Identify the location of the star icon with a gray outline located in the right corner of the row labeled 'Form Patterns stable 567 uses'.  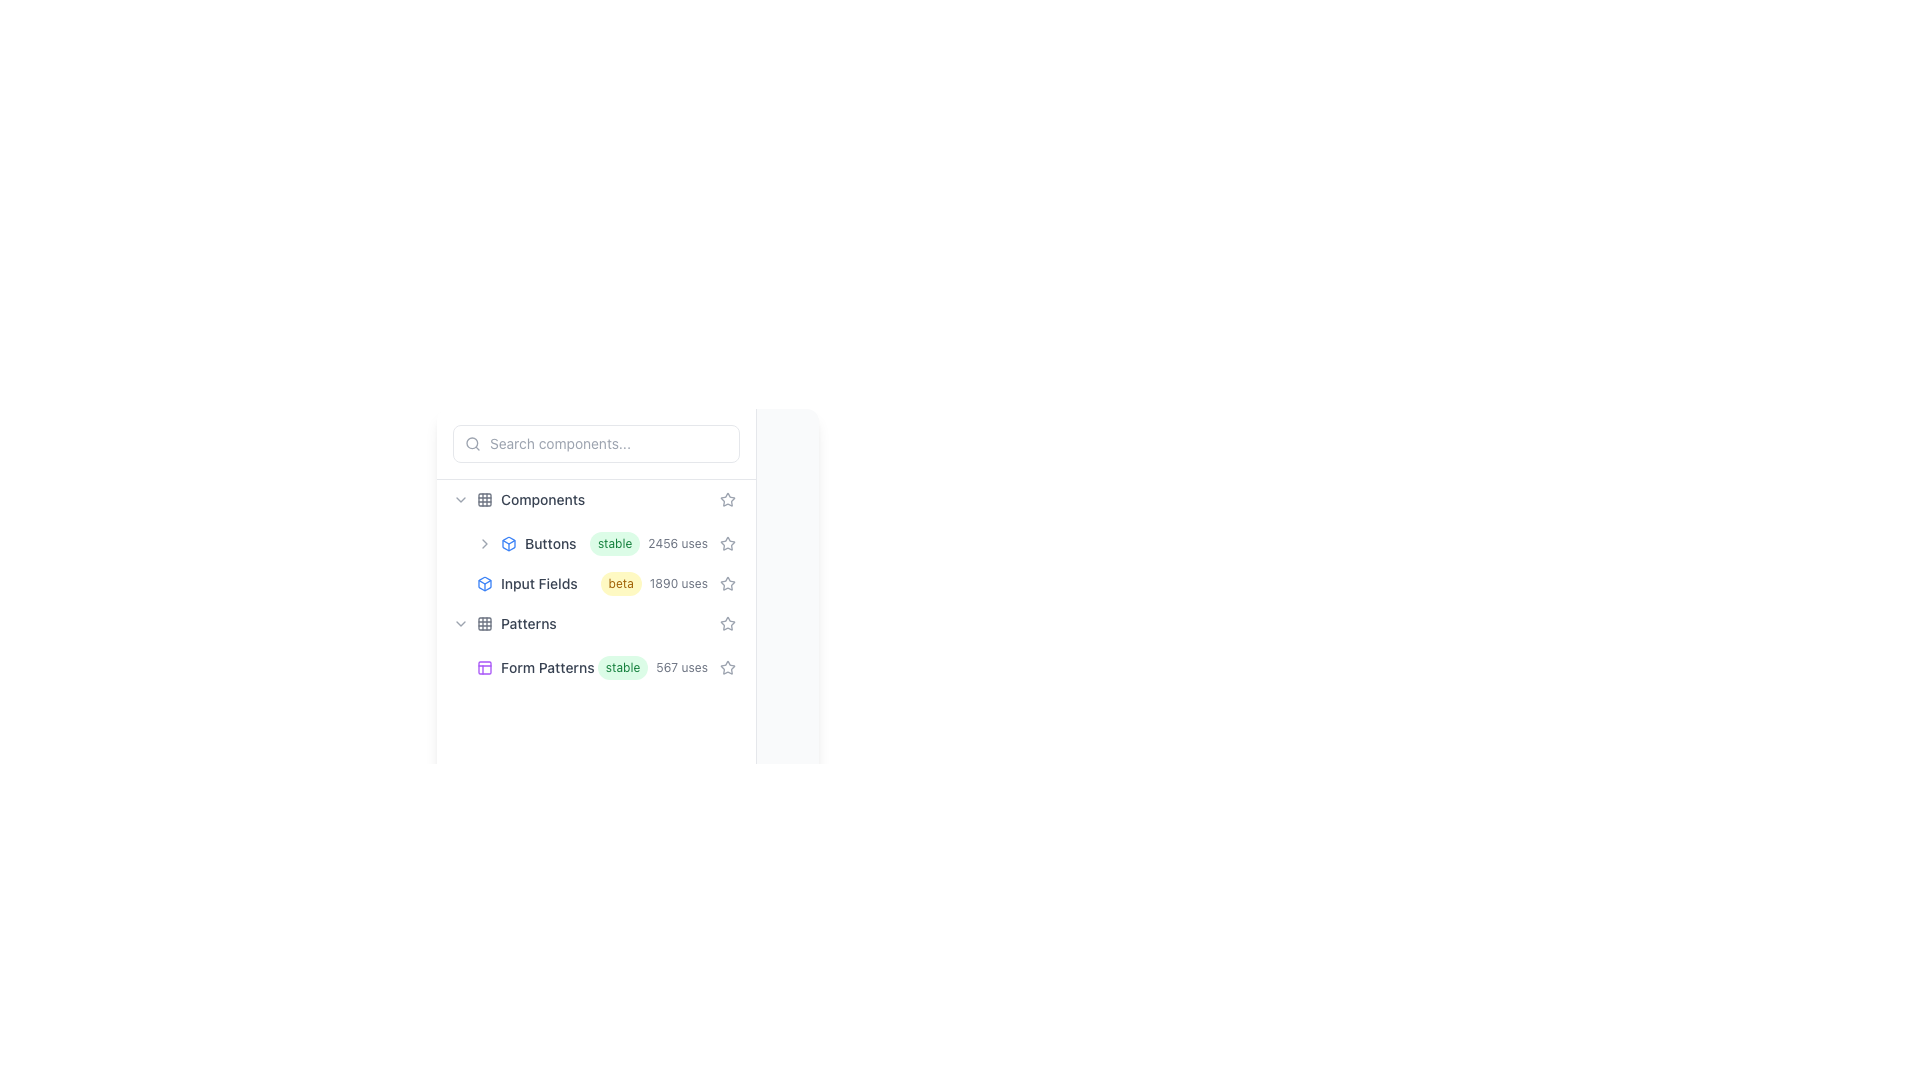
(727, 623).